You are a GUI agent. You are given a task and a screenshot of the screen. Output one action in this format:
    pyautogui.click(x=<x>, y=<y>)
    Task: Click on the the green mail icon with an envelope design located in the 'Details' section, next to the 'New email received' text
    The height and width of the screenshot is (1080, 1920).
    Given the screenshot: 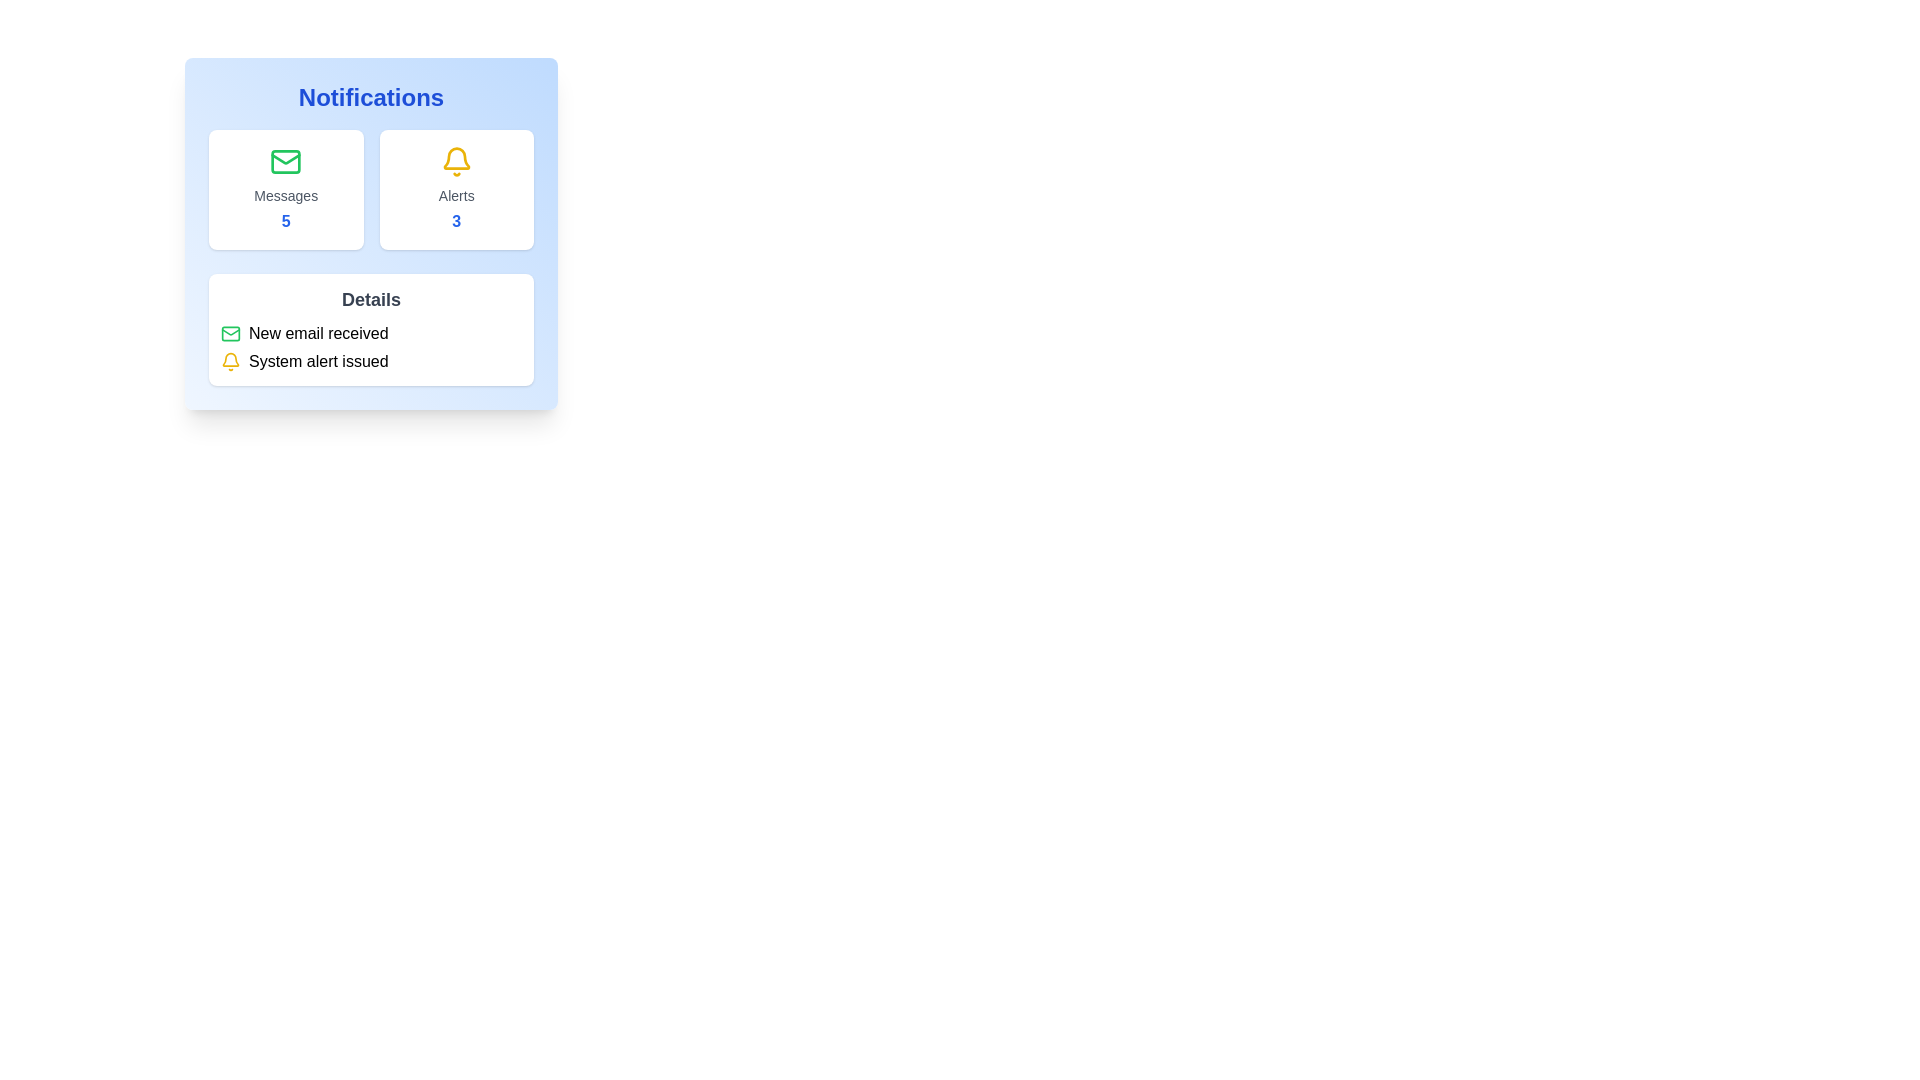 What is the action you would take?
    pyautogui.click(x=230, y=333)
    